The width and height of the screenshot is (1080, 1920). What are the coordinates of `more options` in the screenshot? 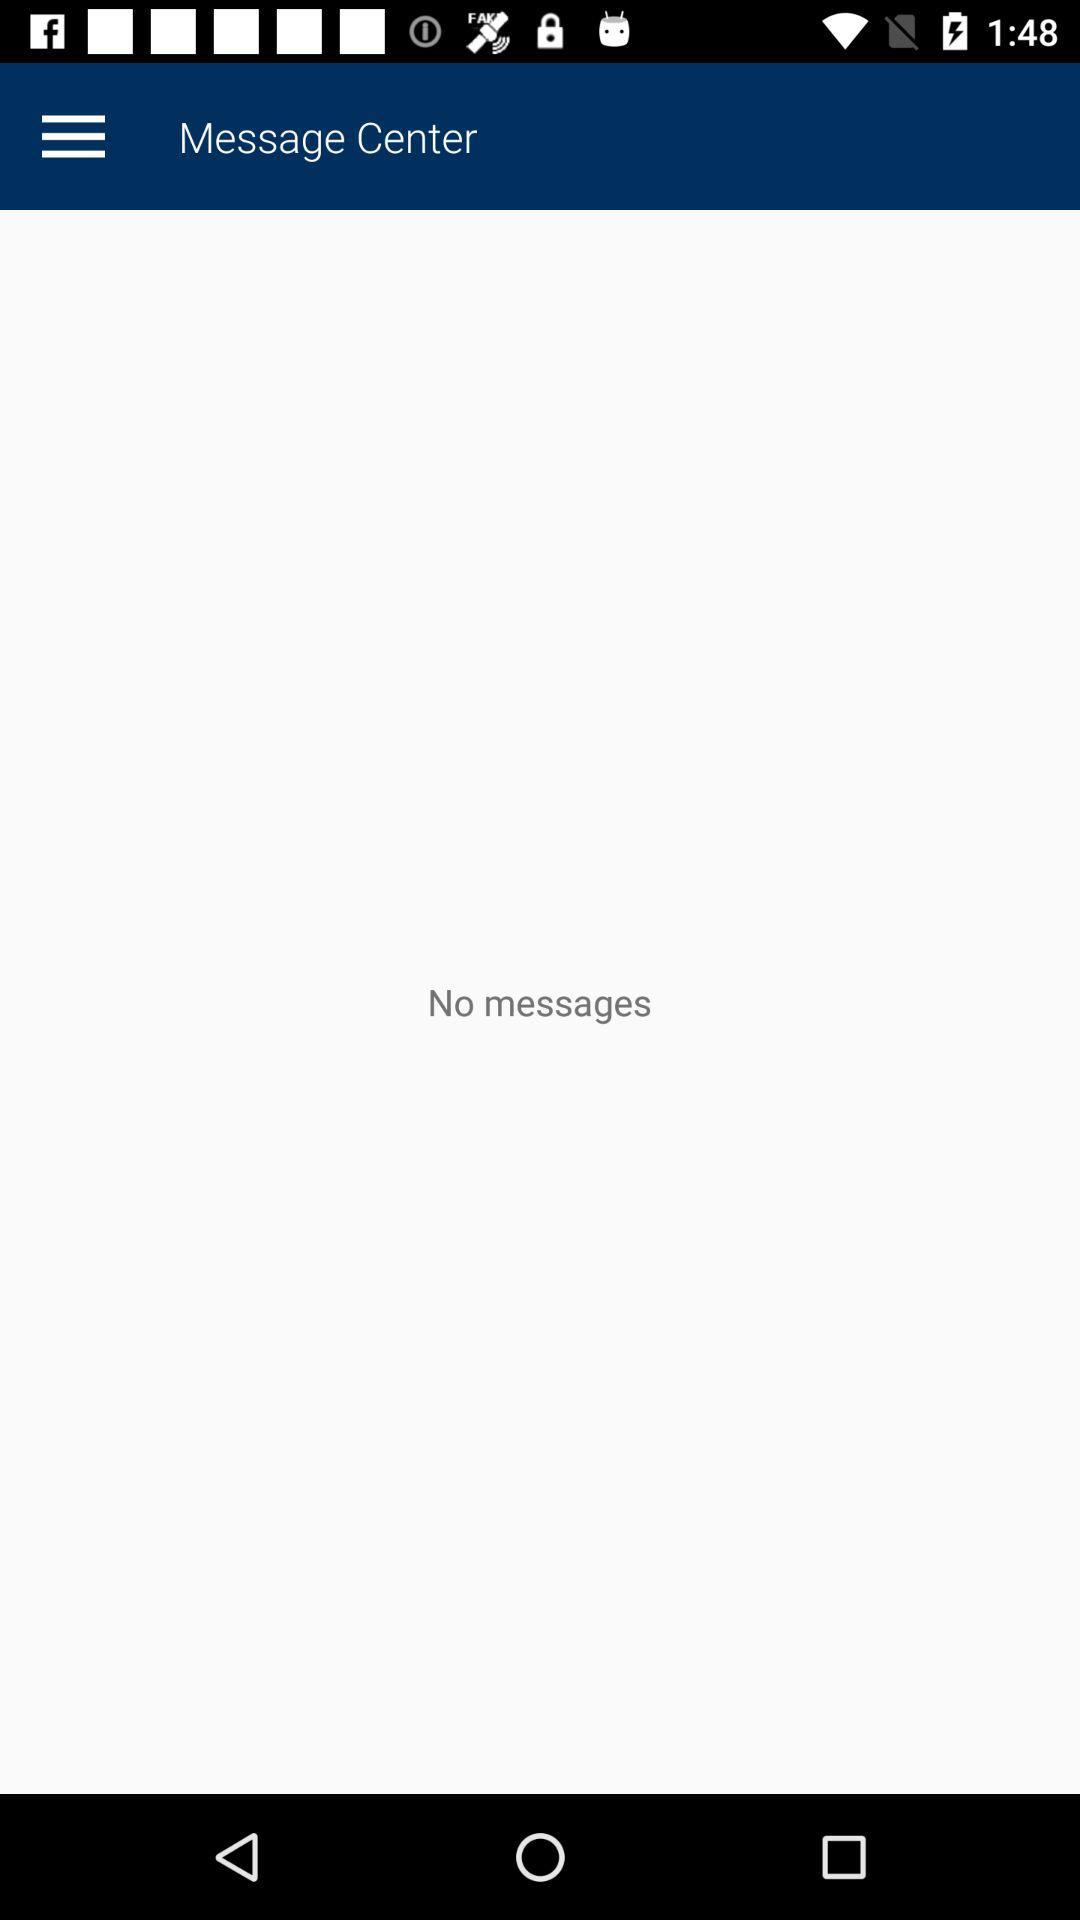 It's located at (72, 135).